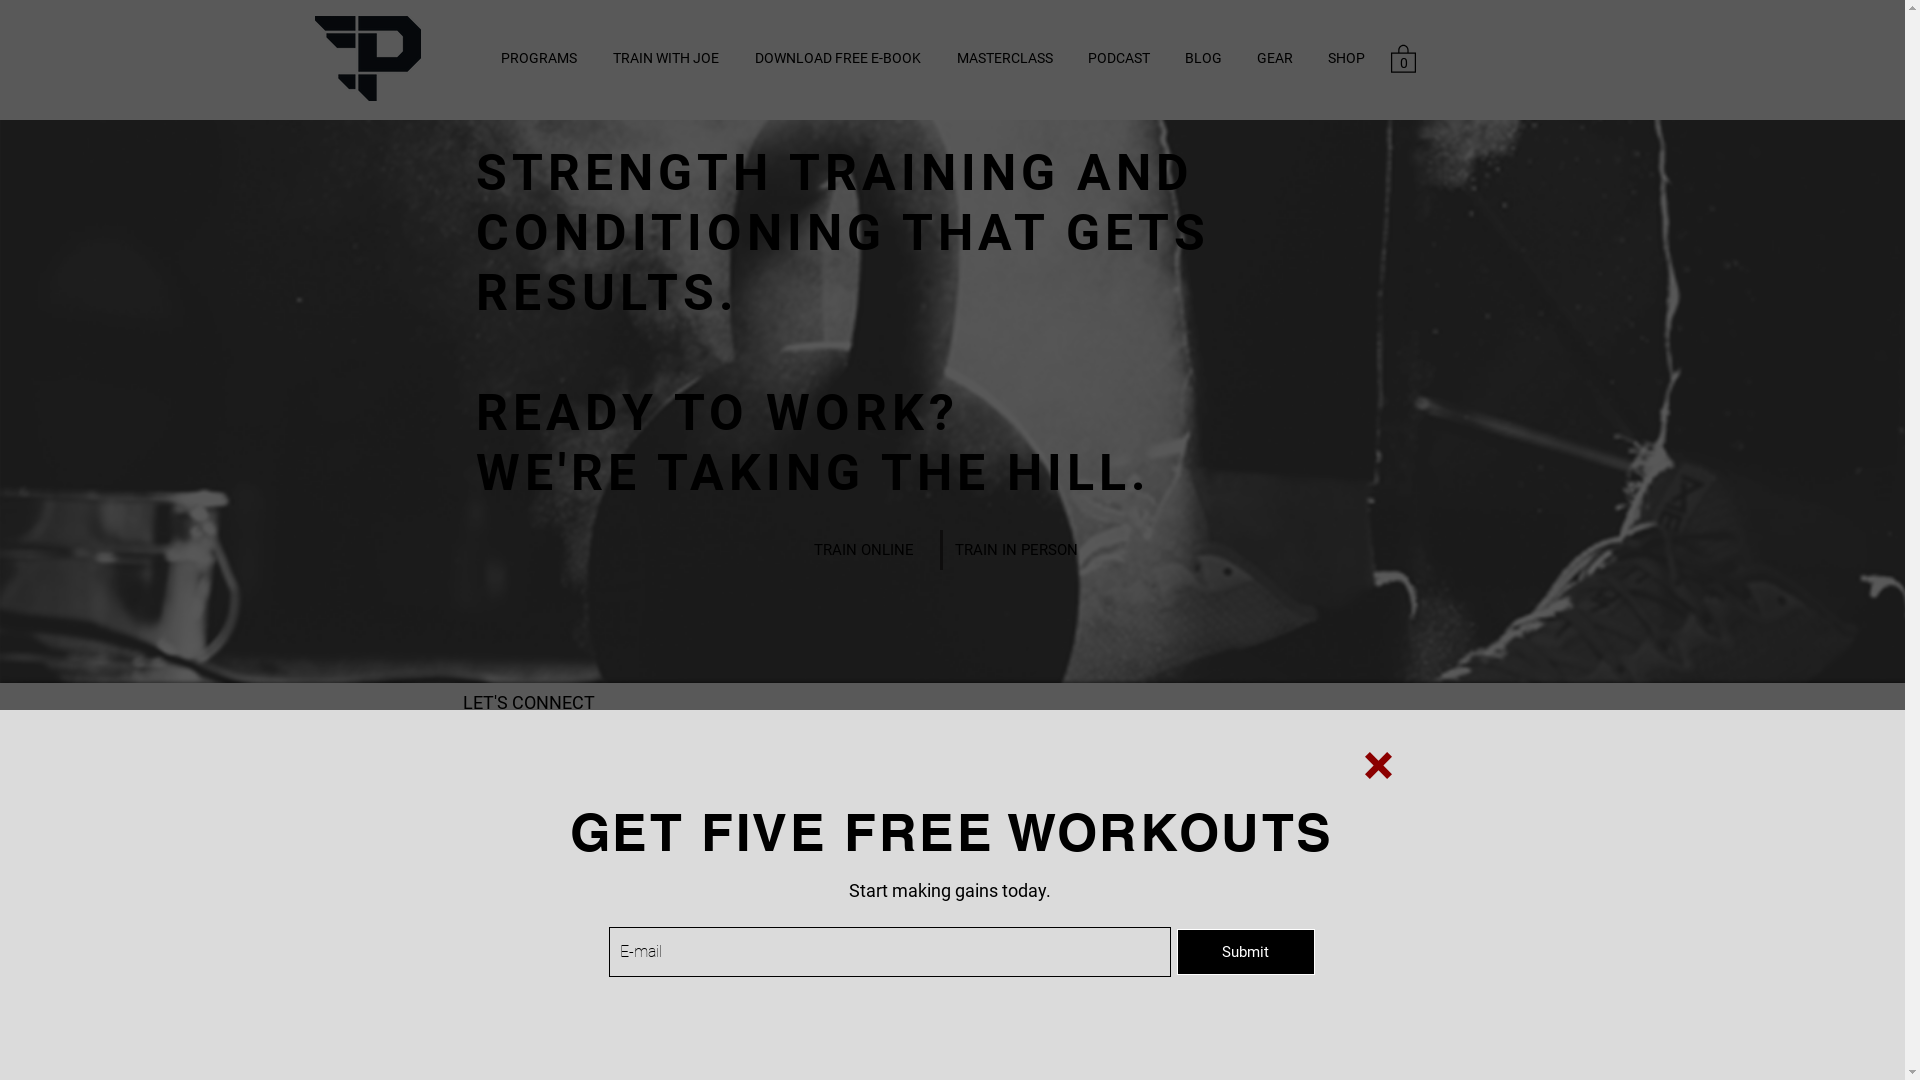 This screenshot has height=1080, width=1920. Describe the element at coordinates (863, 550) in the screenshot. I see `'TRAIN ONLINE'` at that location.